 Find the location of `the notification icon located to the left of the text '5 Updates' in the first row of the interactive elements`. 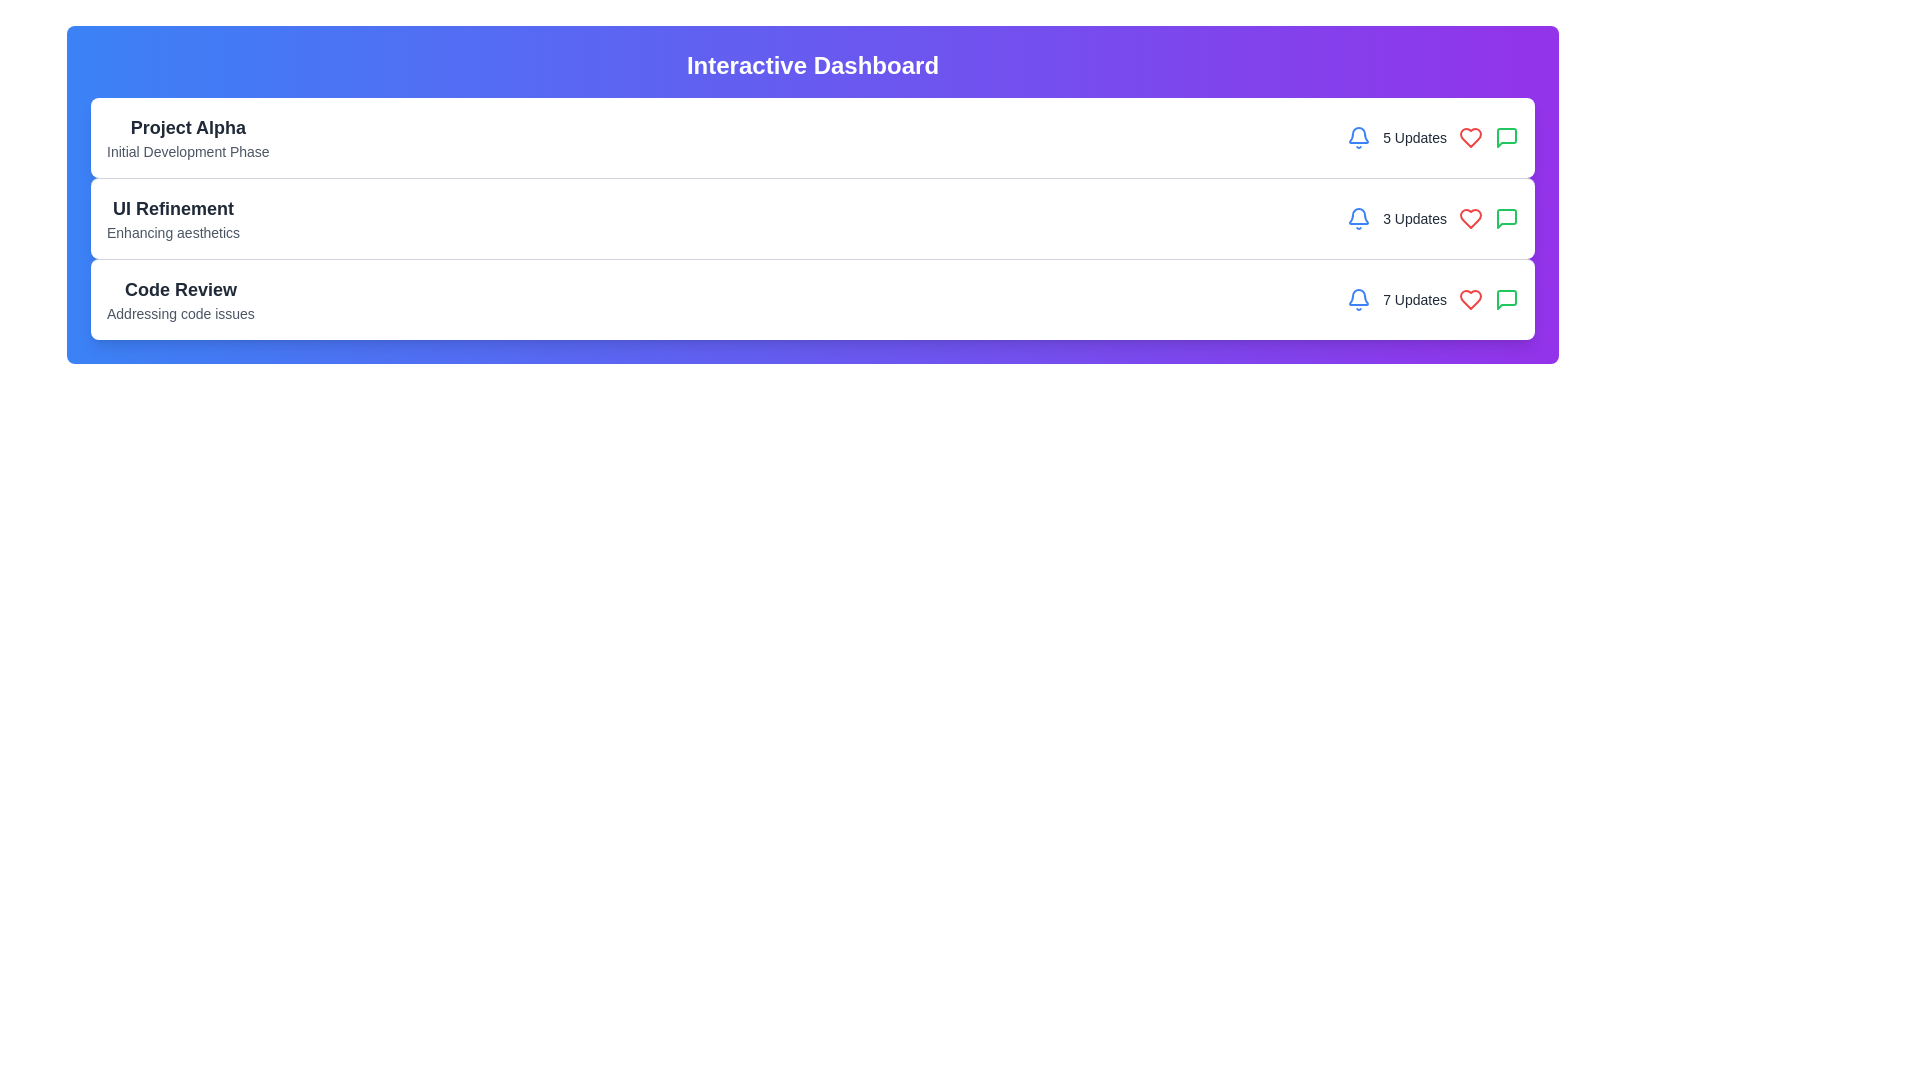

the notification icon located to the left of the text '5 Updates' in the first row of the interactive elements is located at coordinates (1359, 137).